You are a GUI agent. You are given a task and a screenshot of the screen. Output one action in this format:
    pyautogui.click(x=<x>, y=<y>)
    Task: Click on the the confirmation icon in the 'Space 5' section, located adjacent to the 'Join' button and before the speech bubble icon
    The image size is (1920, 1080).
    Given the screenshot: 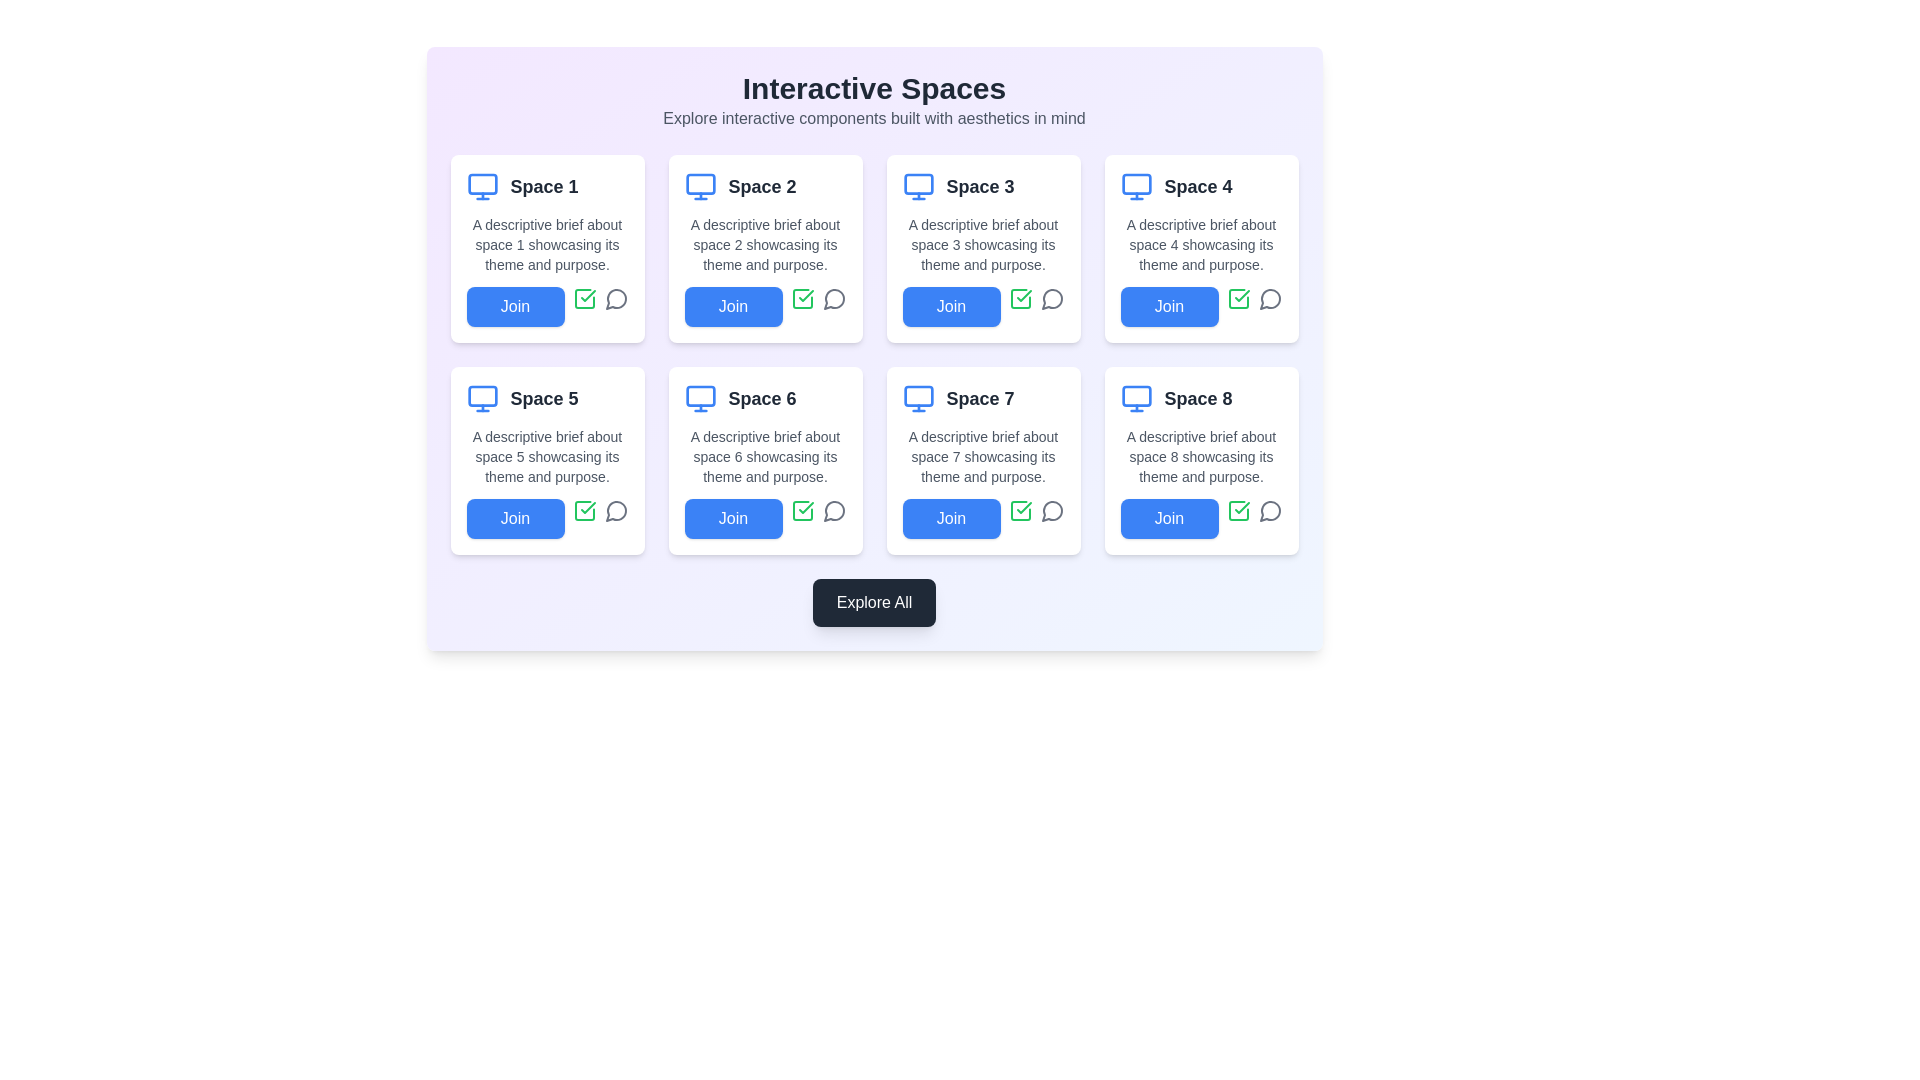 What is the action you would take?
    pyautogui.click(x=583, y=509)
    